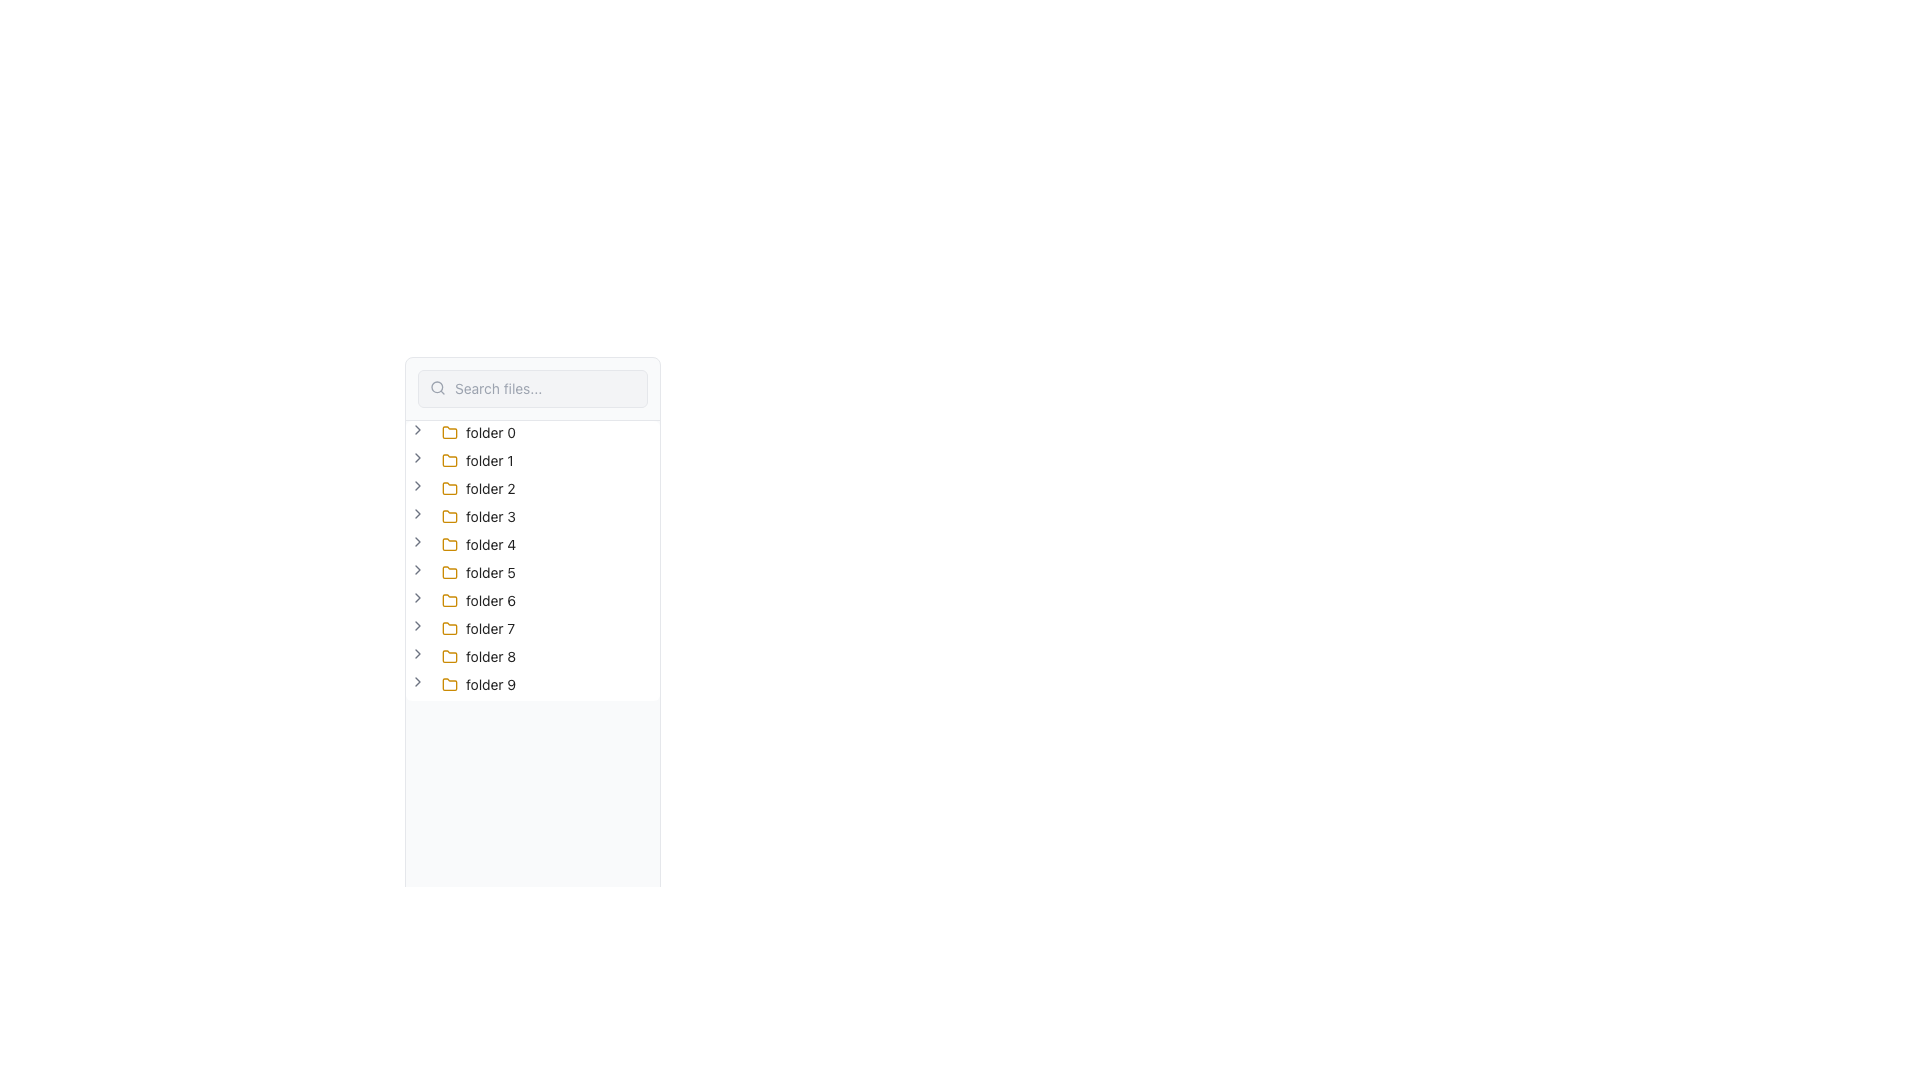 This screenshot has height=1080, width=1920. Describe the element at coordinates (449, 684) in the screenshot. I see `the small yellow folder icon with a dark outline located in the left panel of the application, labeled 'folder 9'` at that location.